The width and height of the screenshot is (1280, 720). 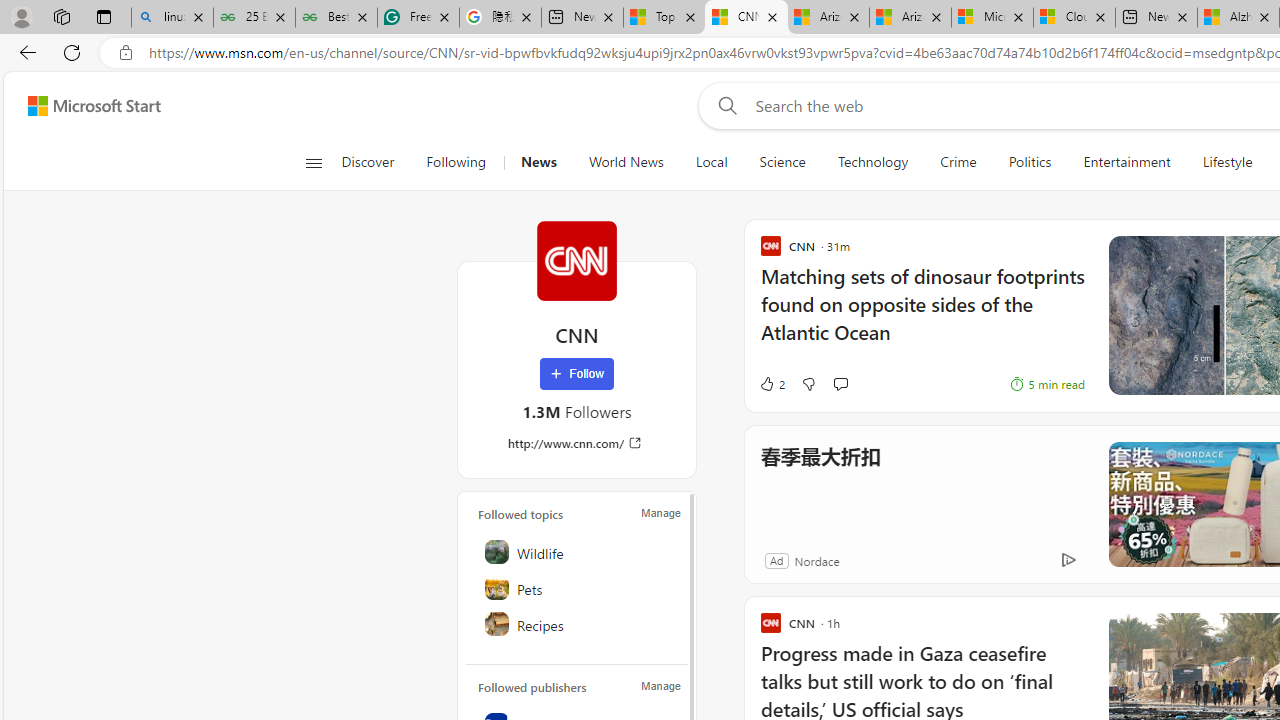 What do you see at coordinates (576, 260) in the screenshot?
I see `'CNN'` at bounding box center [576, 260].